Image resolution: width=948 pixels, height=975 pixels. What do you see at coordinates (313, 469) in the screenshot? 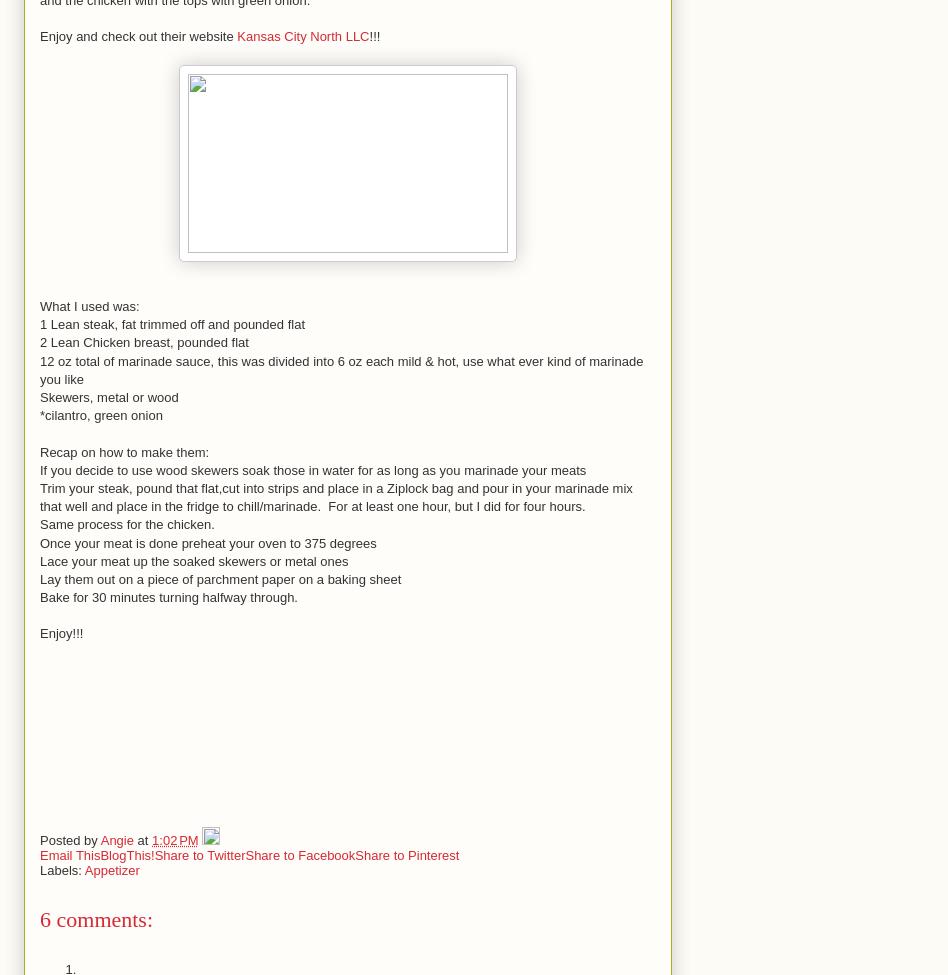
I see `'If you decide to use wood skewers soak those in water for as long as you marinade your meats'` at bounding box center [313, 469].